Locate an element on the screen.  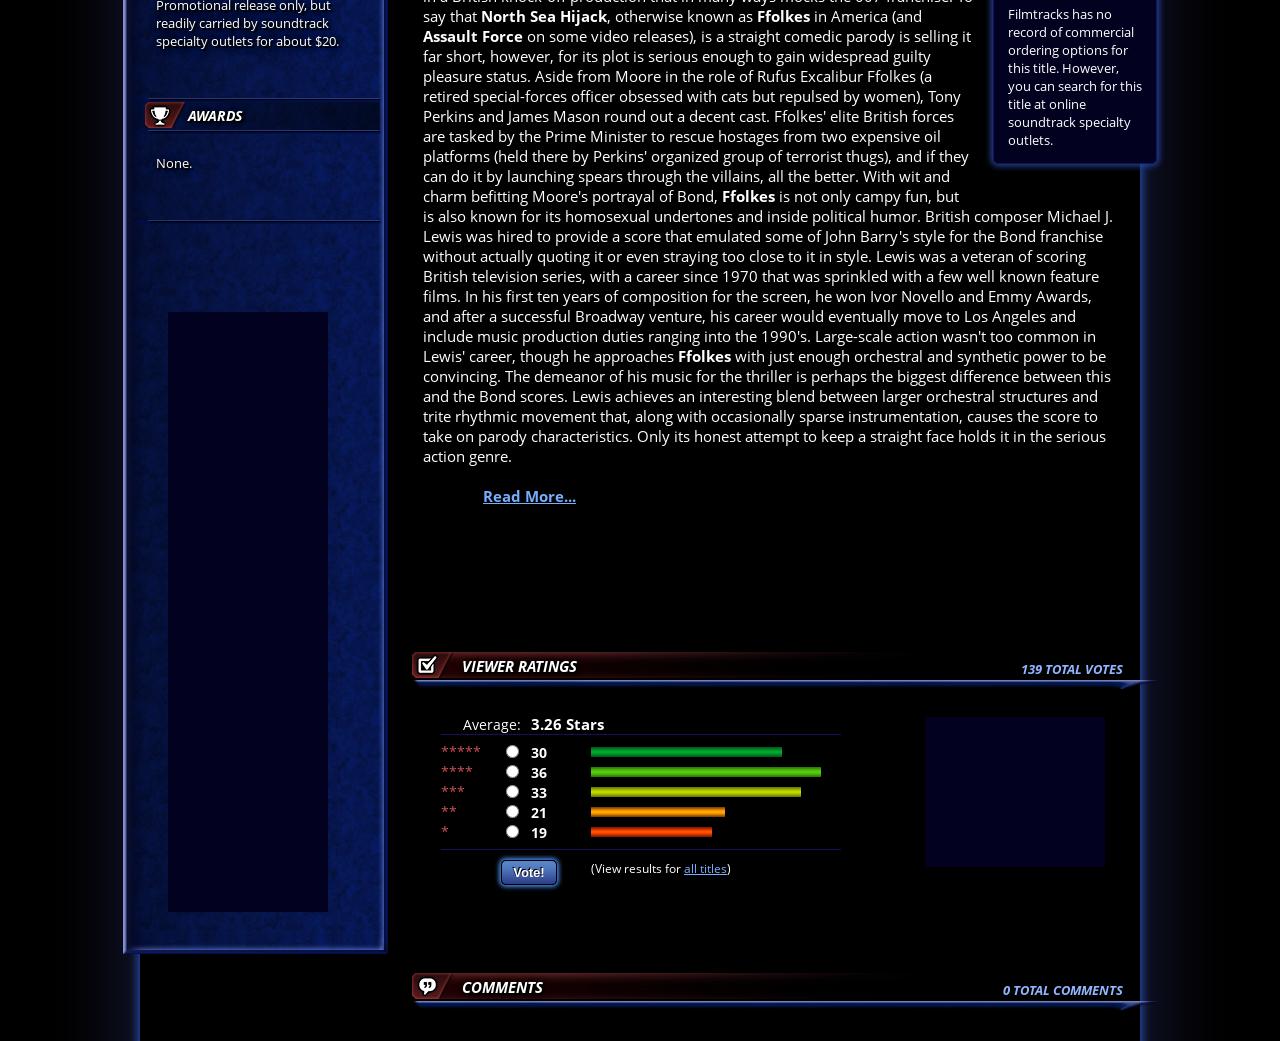
'33' is located at coordinates (539, 791).